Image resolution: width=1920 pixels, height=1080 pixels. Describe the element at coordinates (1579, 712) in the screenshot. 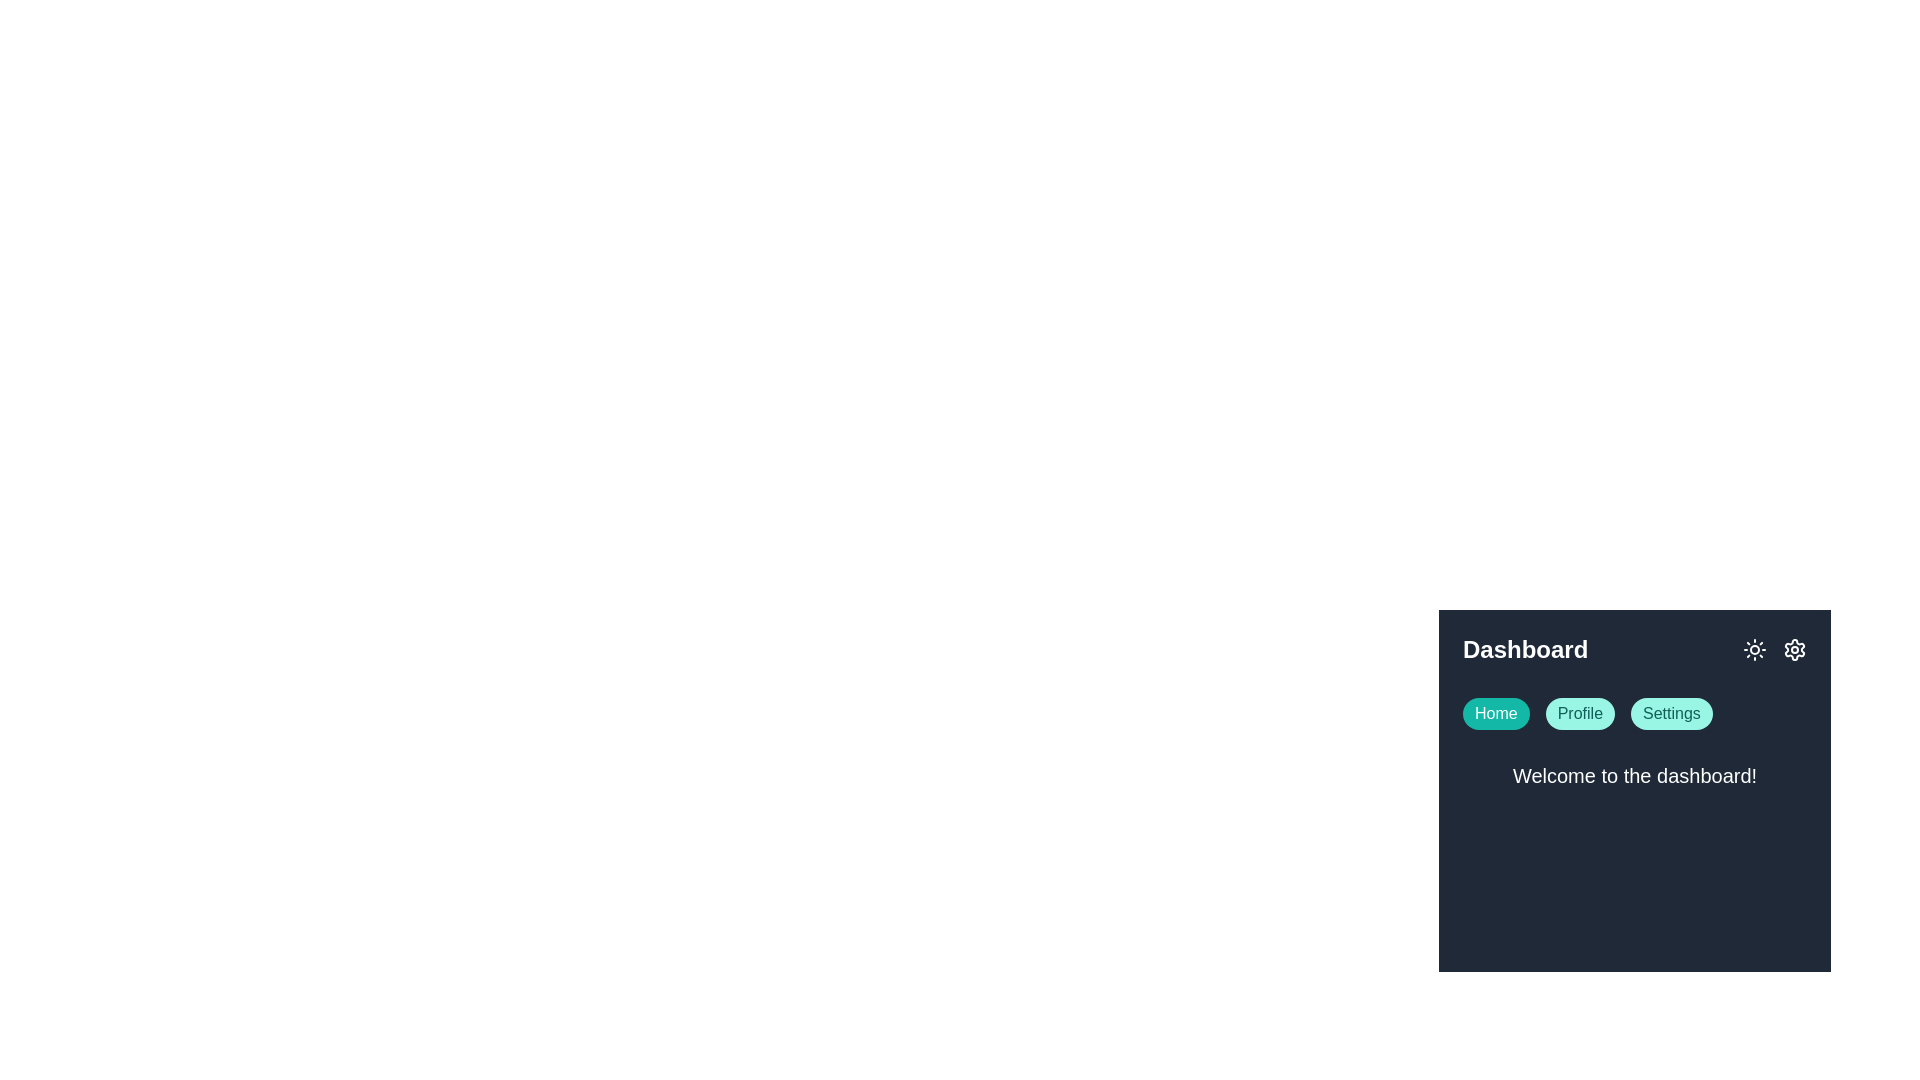

I see `the 'Profile' button, which is a rounded rectangular button with a teal background located in the horizontal navigation menu between the 'Home' and 'Settings' buttons` at that location.